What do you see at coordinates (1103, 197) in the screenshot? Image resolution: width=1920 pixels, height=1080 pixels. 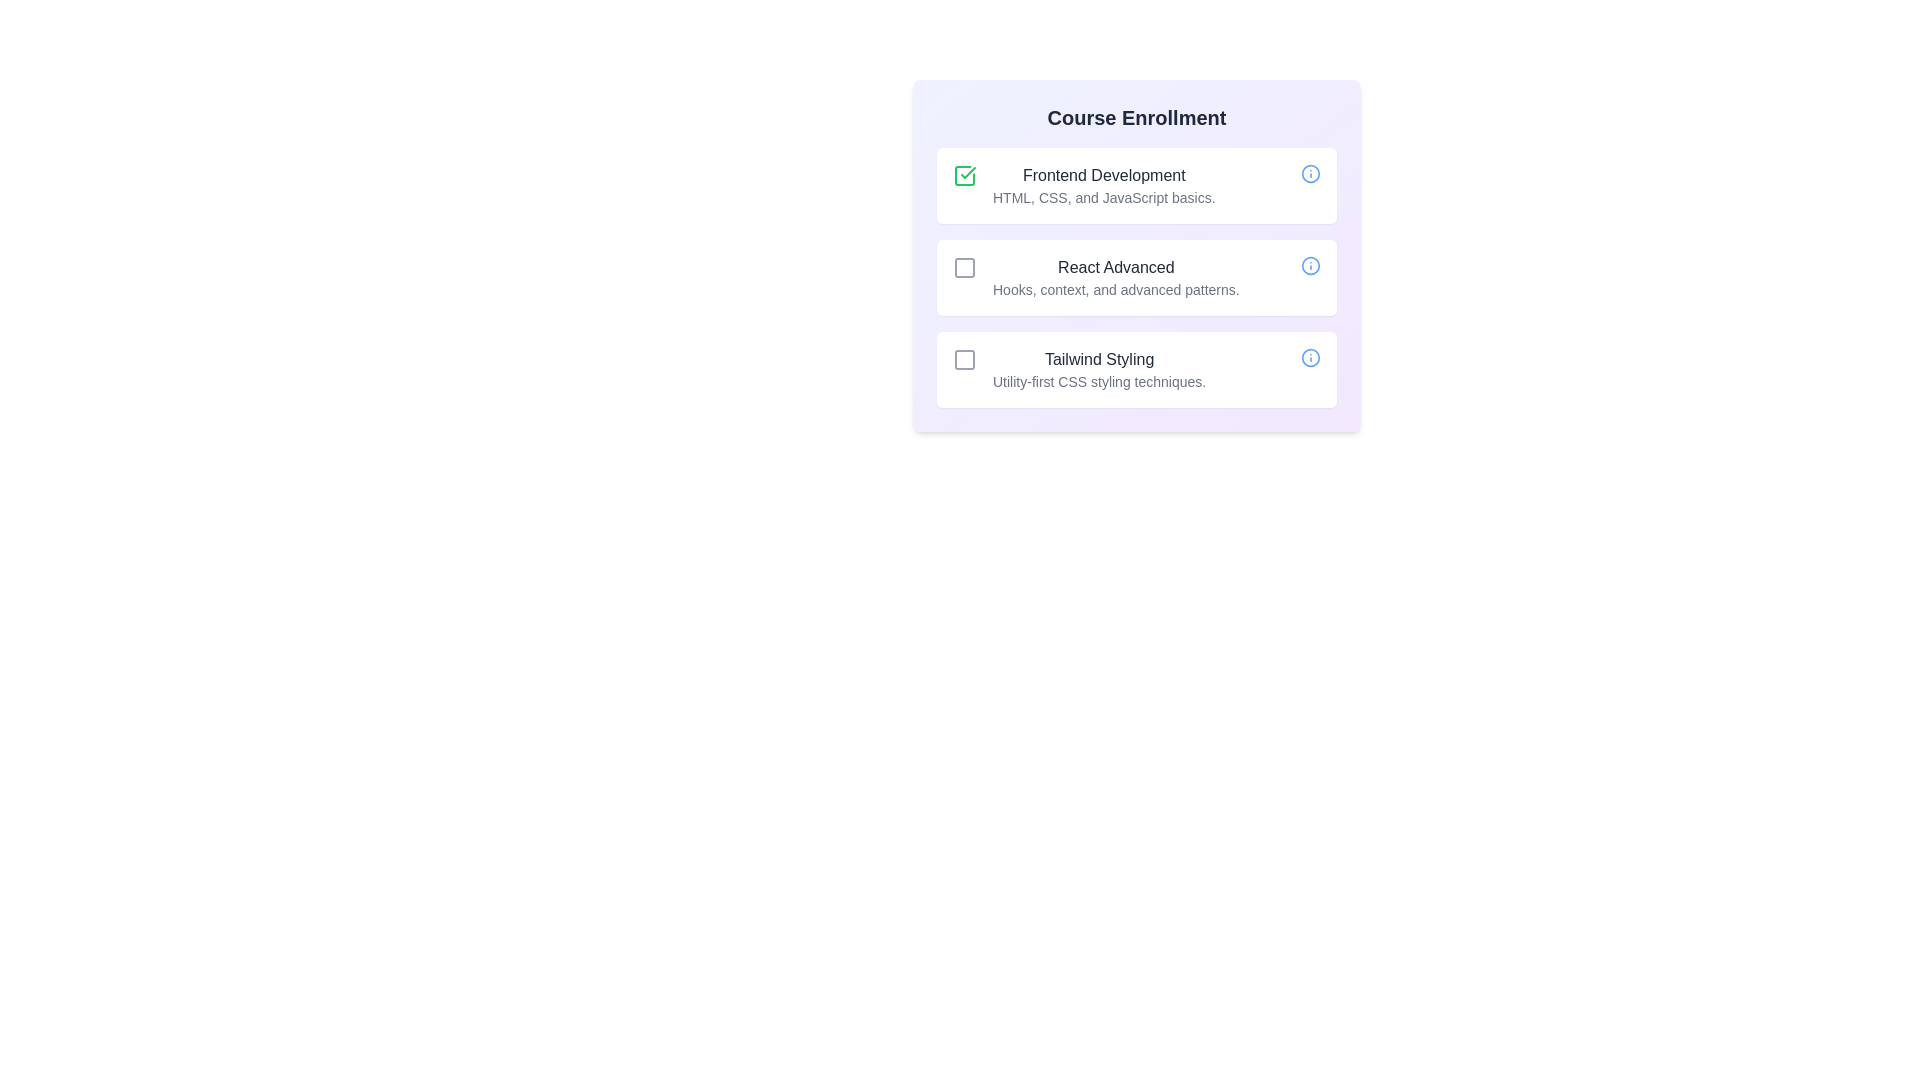 I see `the text label reading 'HTML, CSS, and JavaScript basics,' which is styled in a smaller gray font and positioned directly below the title 'Frontend Development.'` at bounding box center [1103, 197].